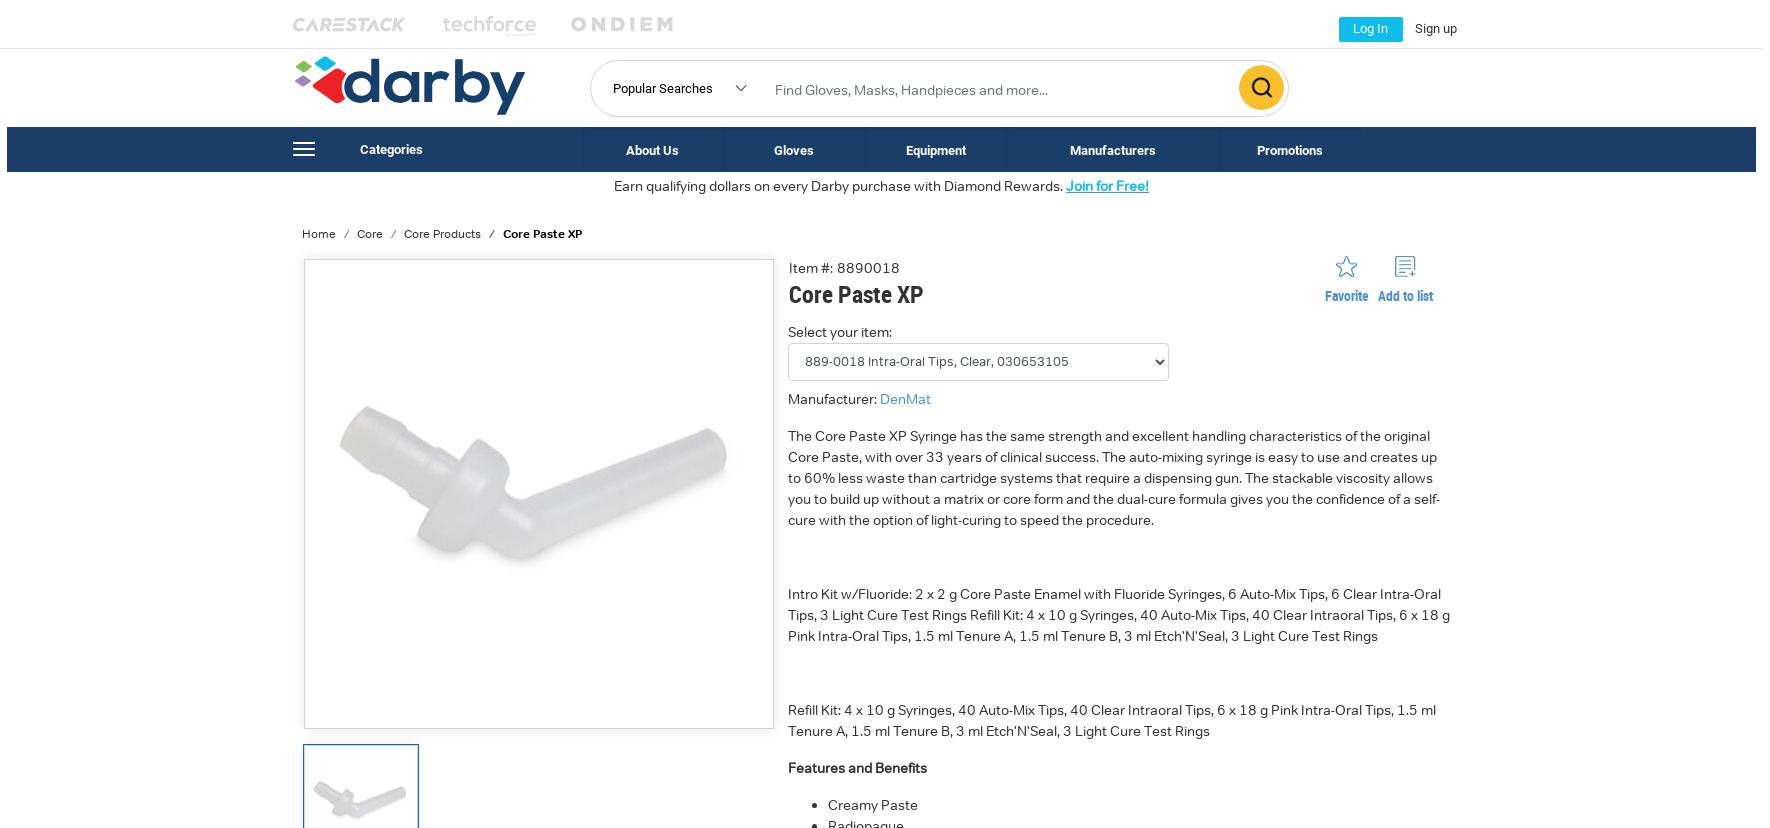 This screenshot has width=1770, height=828. Describe the element at coordinates (1254, 150) in the screenshot. I see `'Promotions'` at that location.